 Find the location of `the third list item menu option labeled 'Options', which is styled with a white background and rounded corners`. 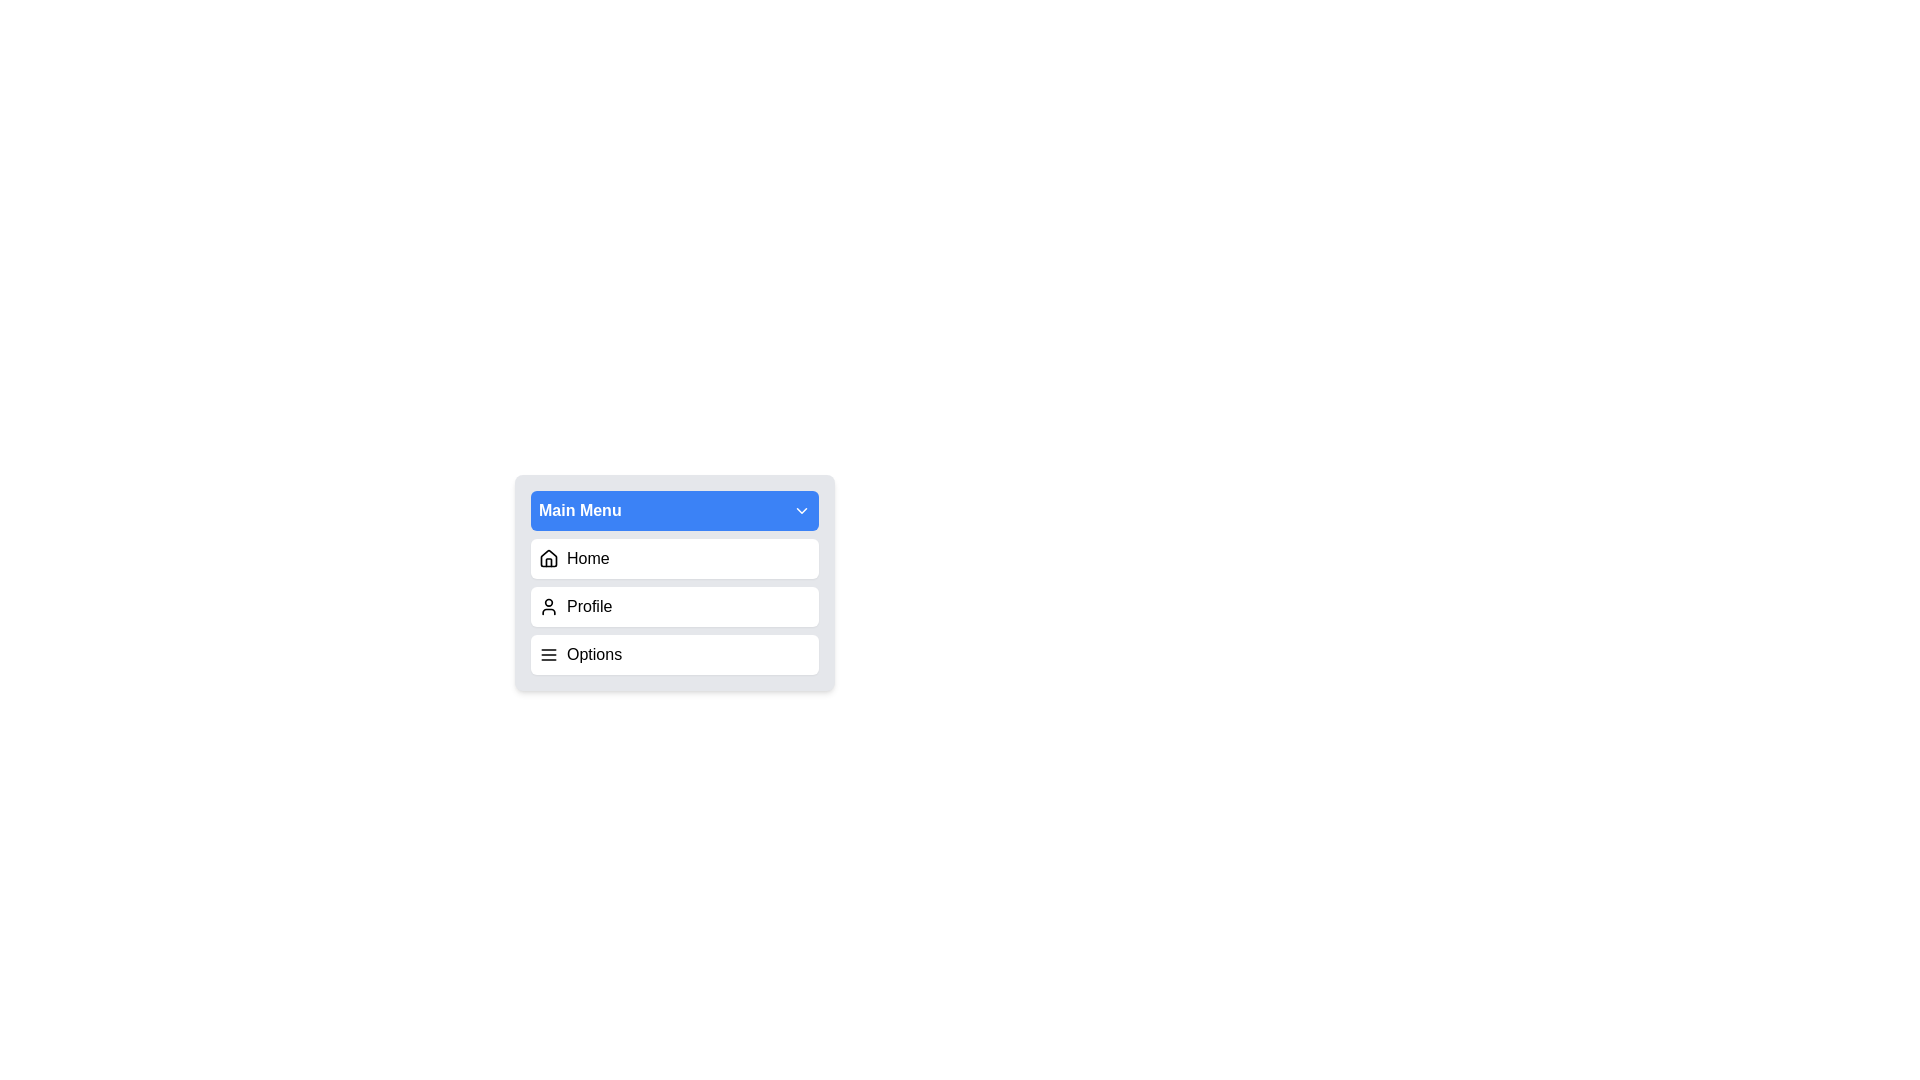

the third list item menu option labeled 'Options', which is styled with a white background and rounded corners is located at coordinates (675, 655).